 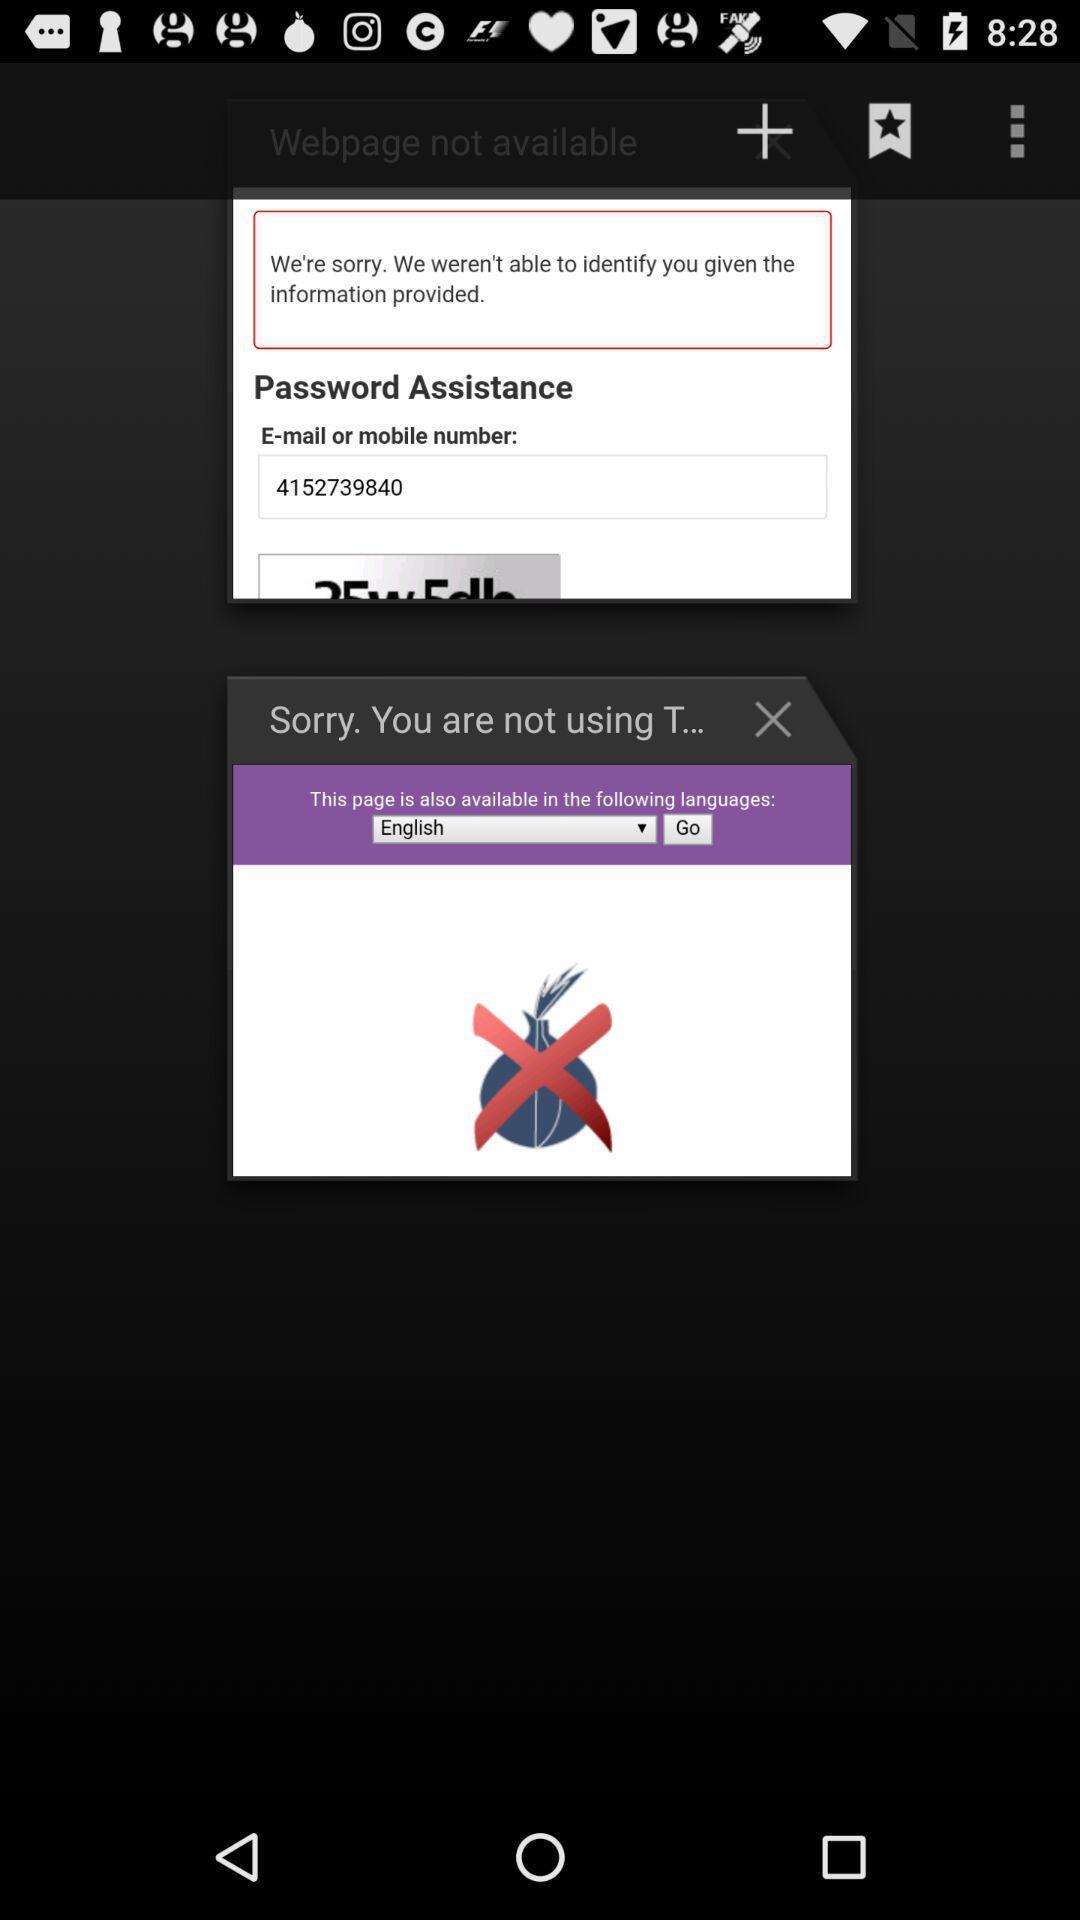 I want to click on the bookmark icon, so click(x=890, y=139).